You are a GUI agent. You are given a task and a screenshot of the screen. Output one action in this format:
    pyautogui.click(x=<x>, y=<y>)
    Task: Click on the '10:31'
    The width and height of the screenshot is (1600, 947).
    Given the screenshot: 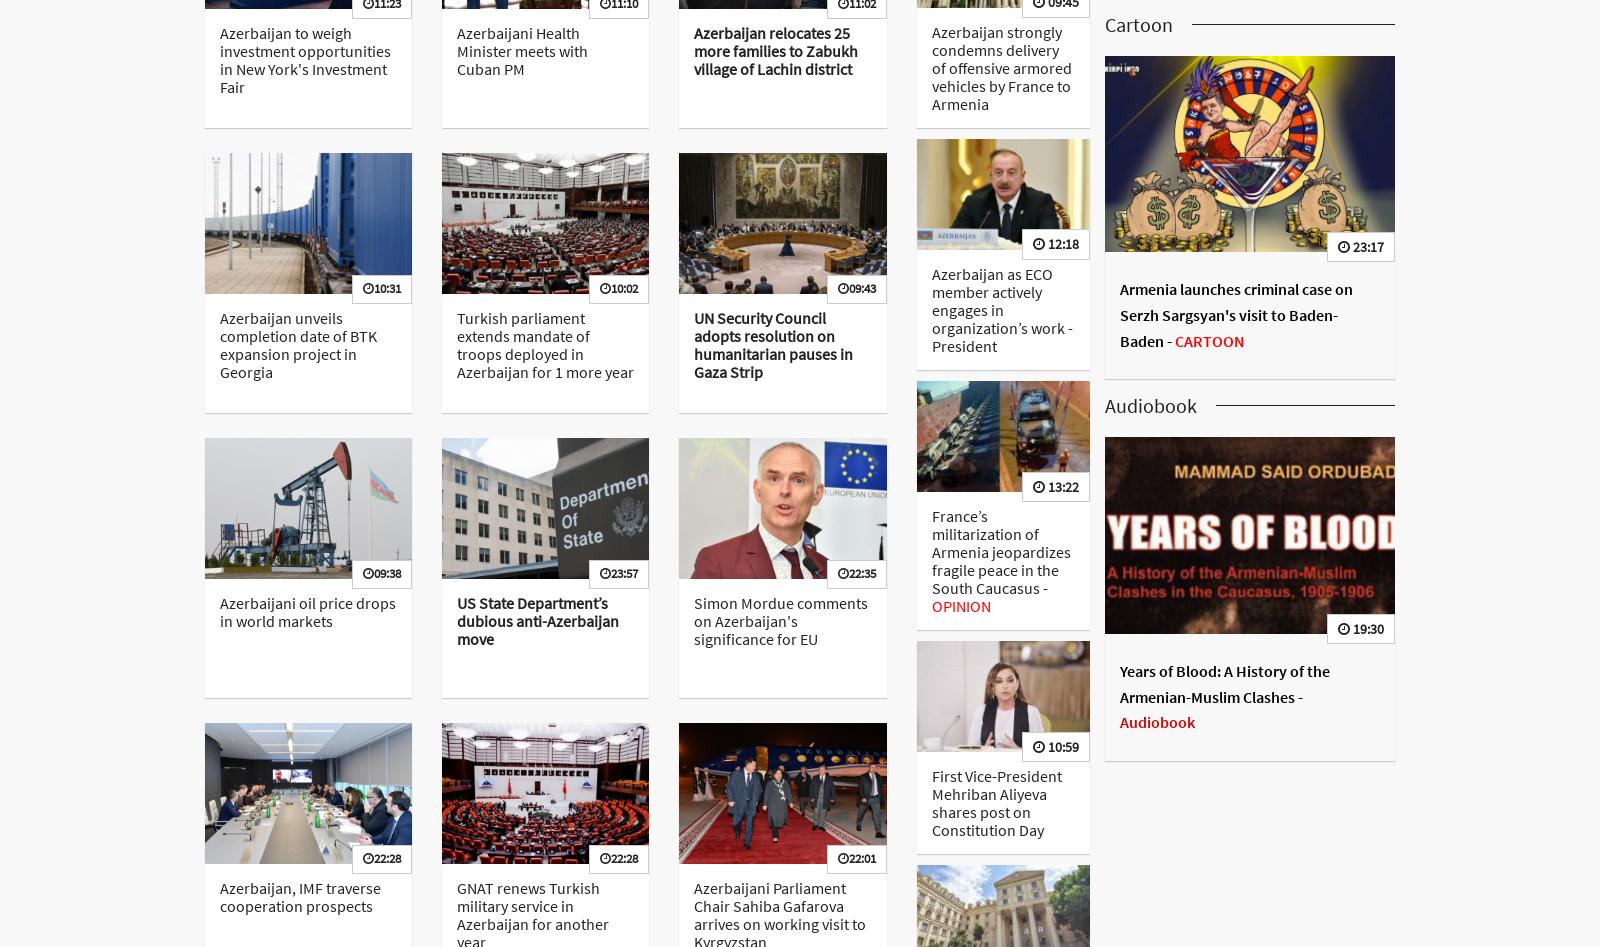 What is the action you would take?
    pyautogui.click(x=387, y=286)
    